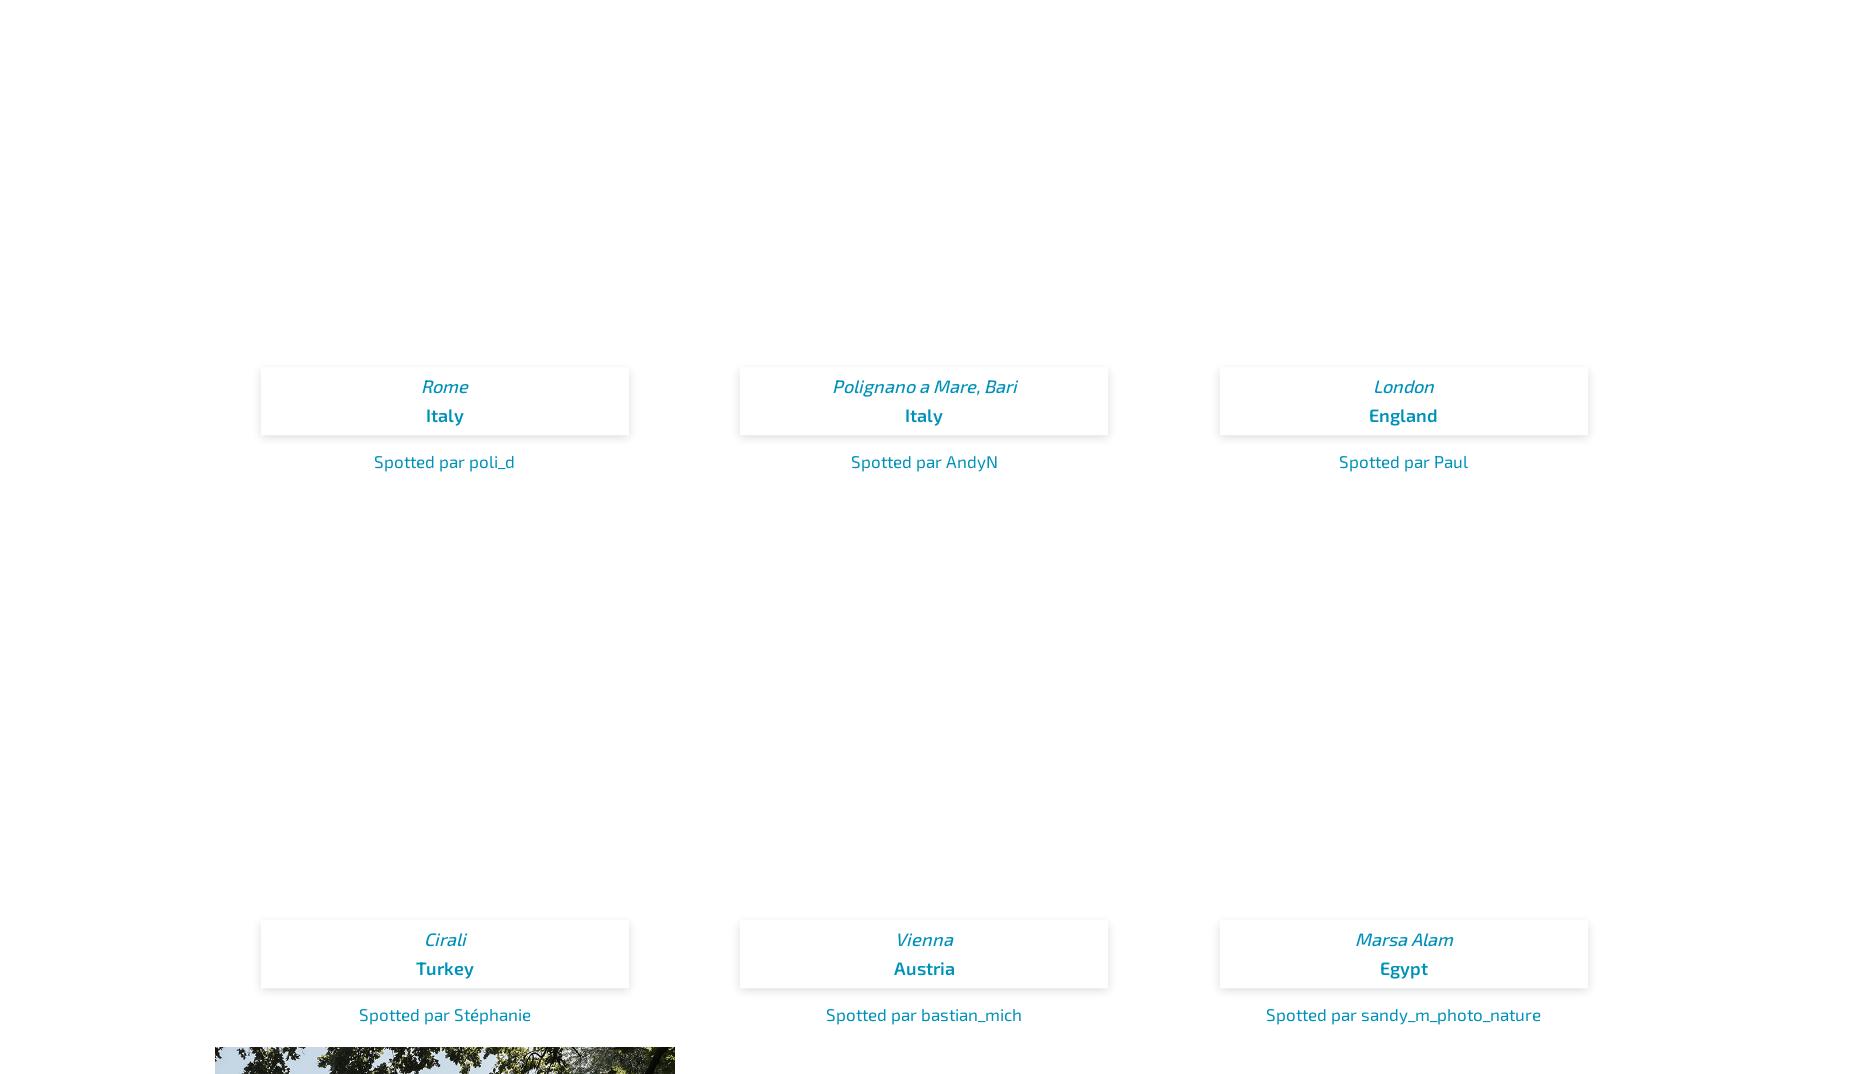 The image size is (1850, 1074). What do you see at coordinates (1403, 1011) in the screenshot?
I see `'Spotted par sandy_m_photo_nature'` at bounding box center [1403, 1011].